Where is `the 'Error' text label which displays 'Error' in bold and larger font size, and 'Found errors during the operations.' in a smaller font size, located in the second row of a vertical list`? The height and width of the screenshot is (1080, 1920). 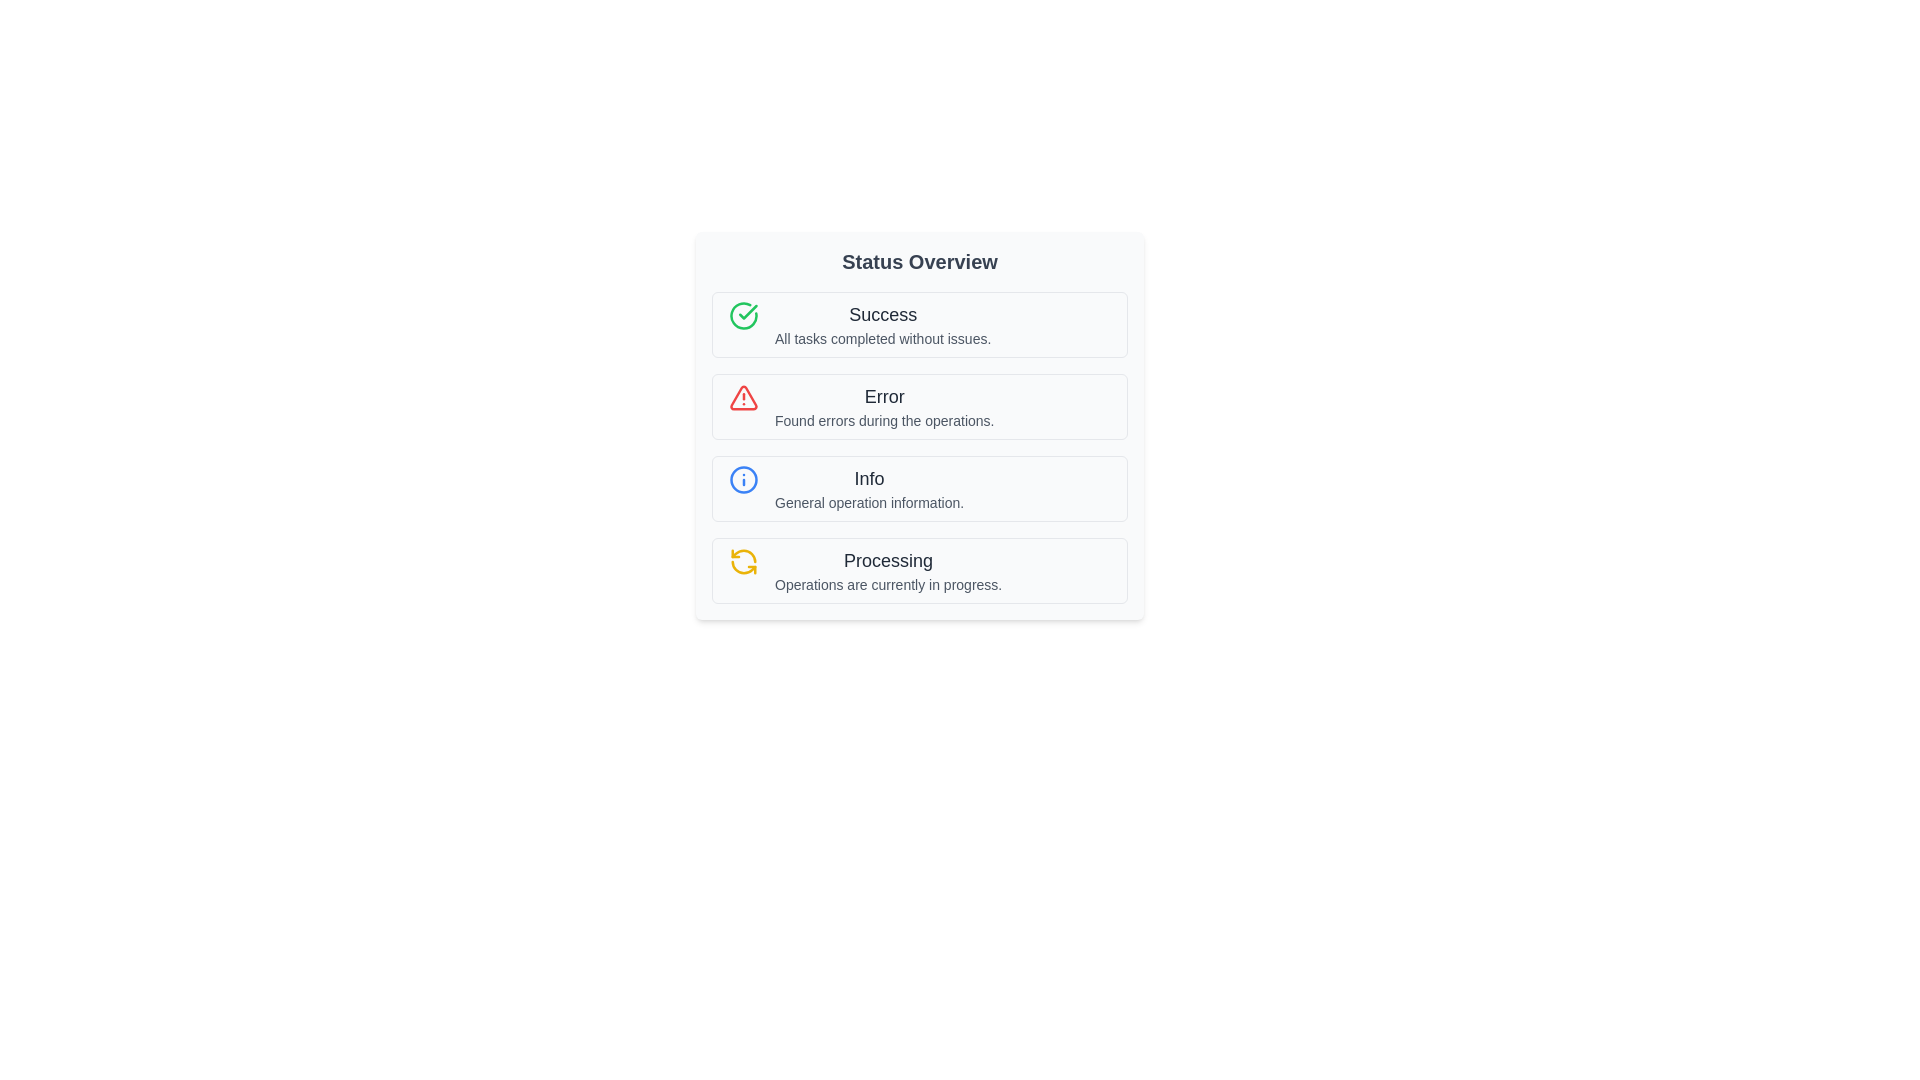 the 'Error' text label which displays 'Error' in bold and larger font size, and 'Found errors during the operations.' in a smaller font size, located in the second row of a vertical list is located at coordinates (883, 406).